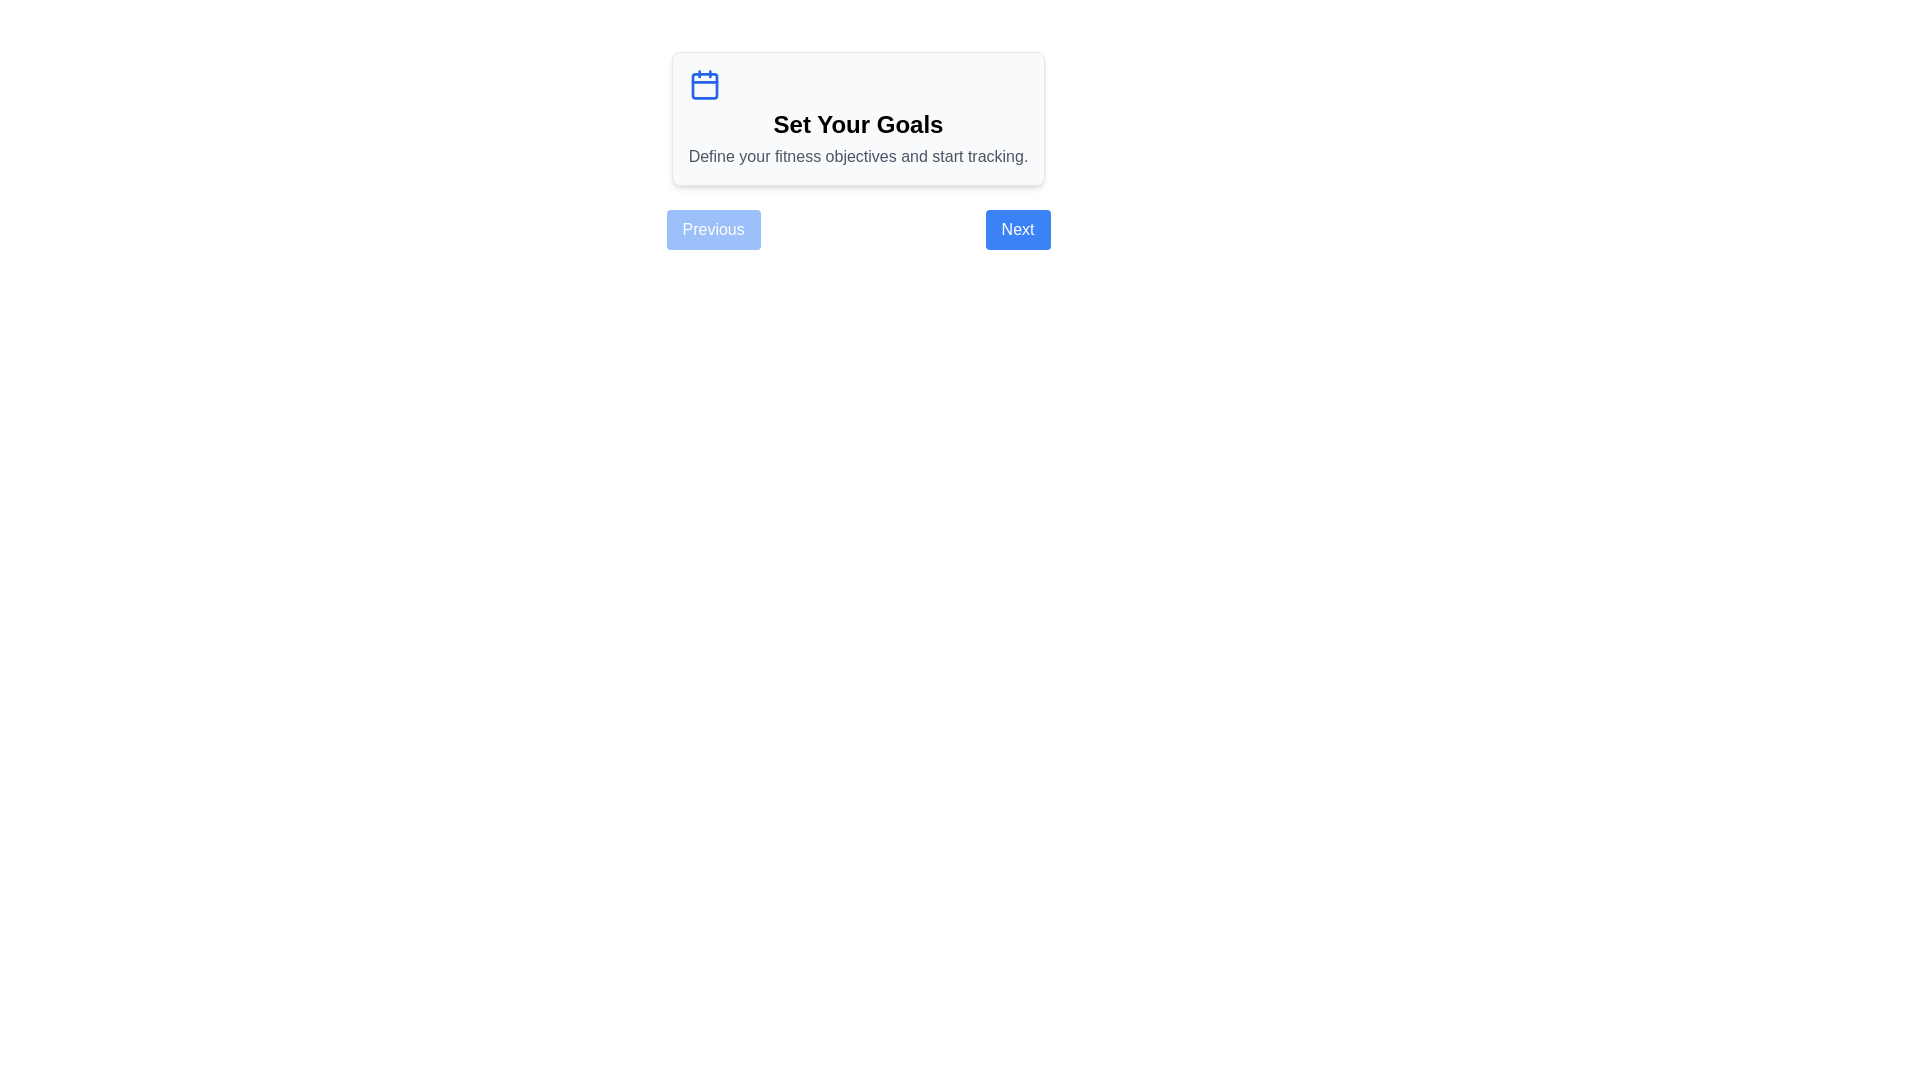 The width and height of the screenshot is (1920, 1080). What do you see at coordinates (713, 229) in the screenshot?
I see `the navigation button located on the bottom left side of the button group, which is positioned to the left of the 'Next' button` at bounding box center [713, 229].